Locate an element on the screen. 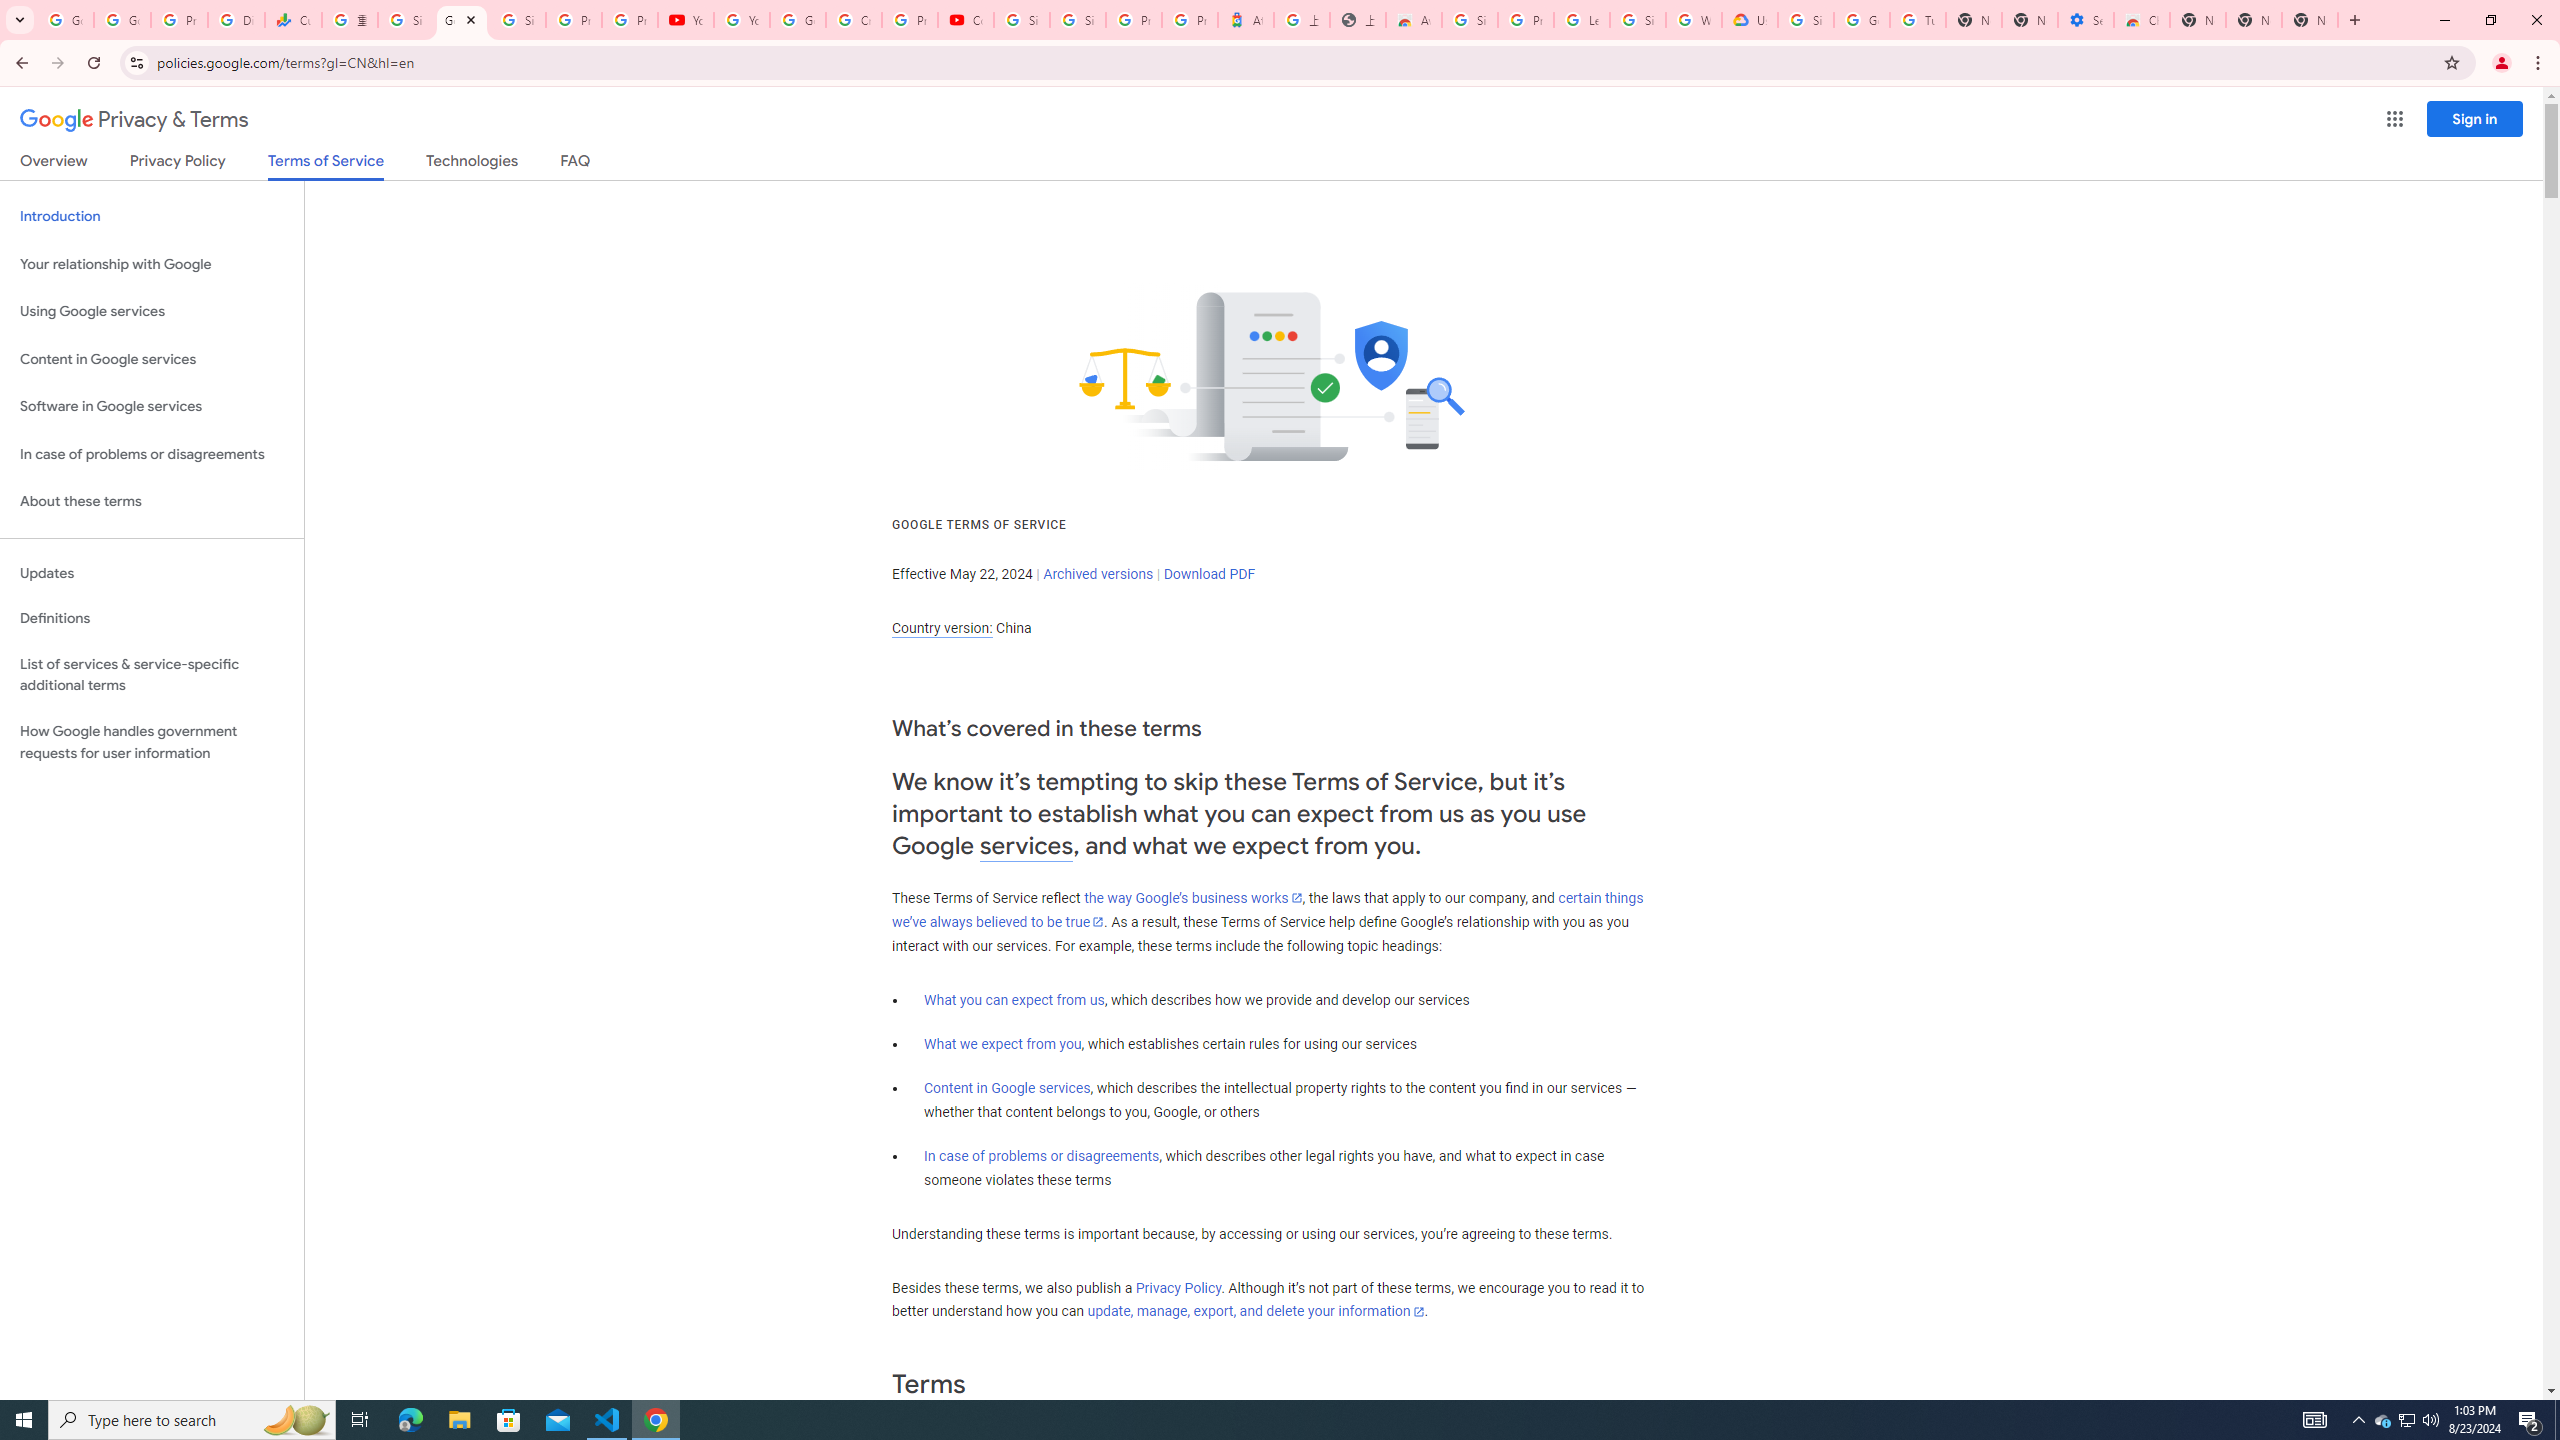 This screenshot has width=2560, height=1440. 'FAQ' is located at coordinates (575, 164).